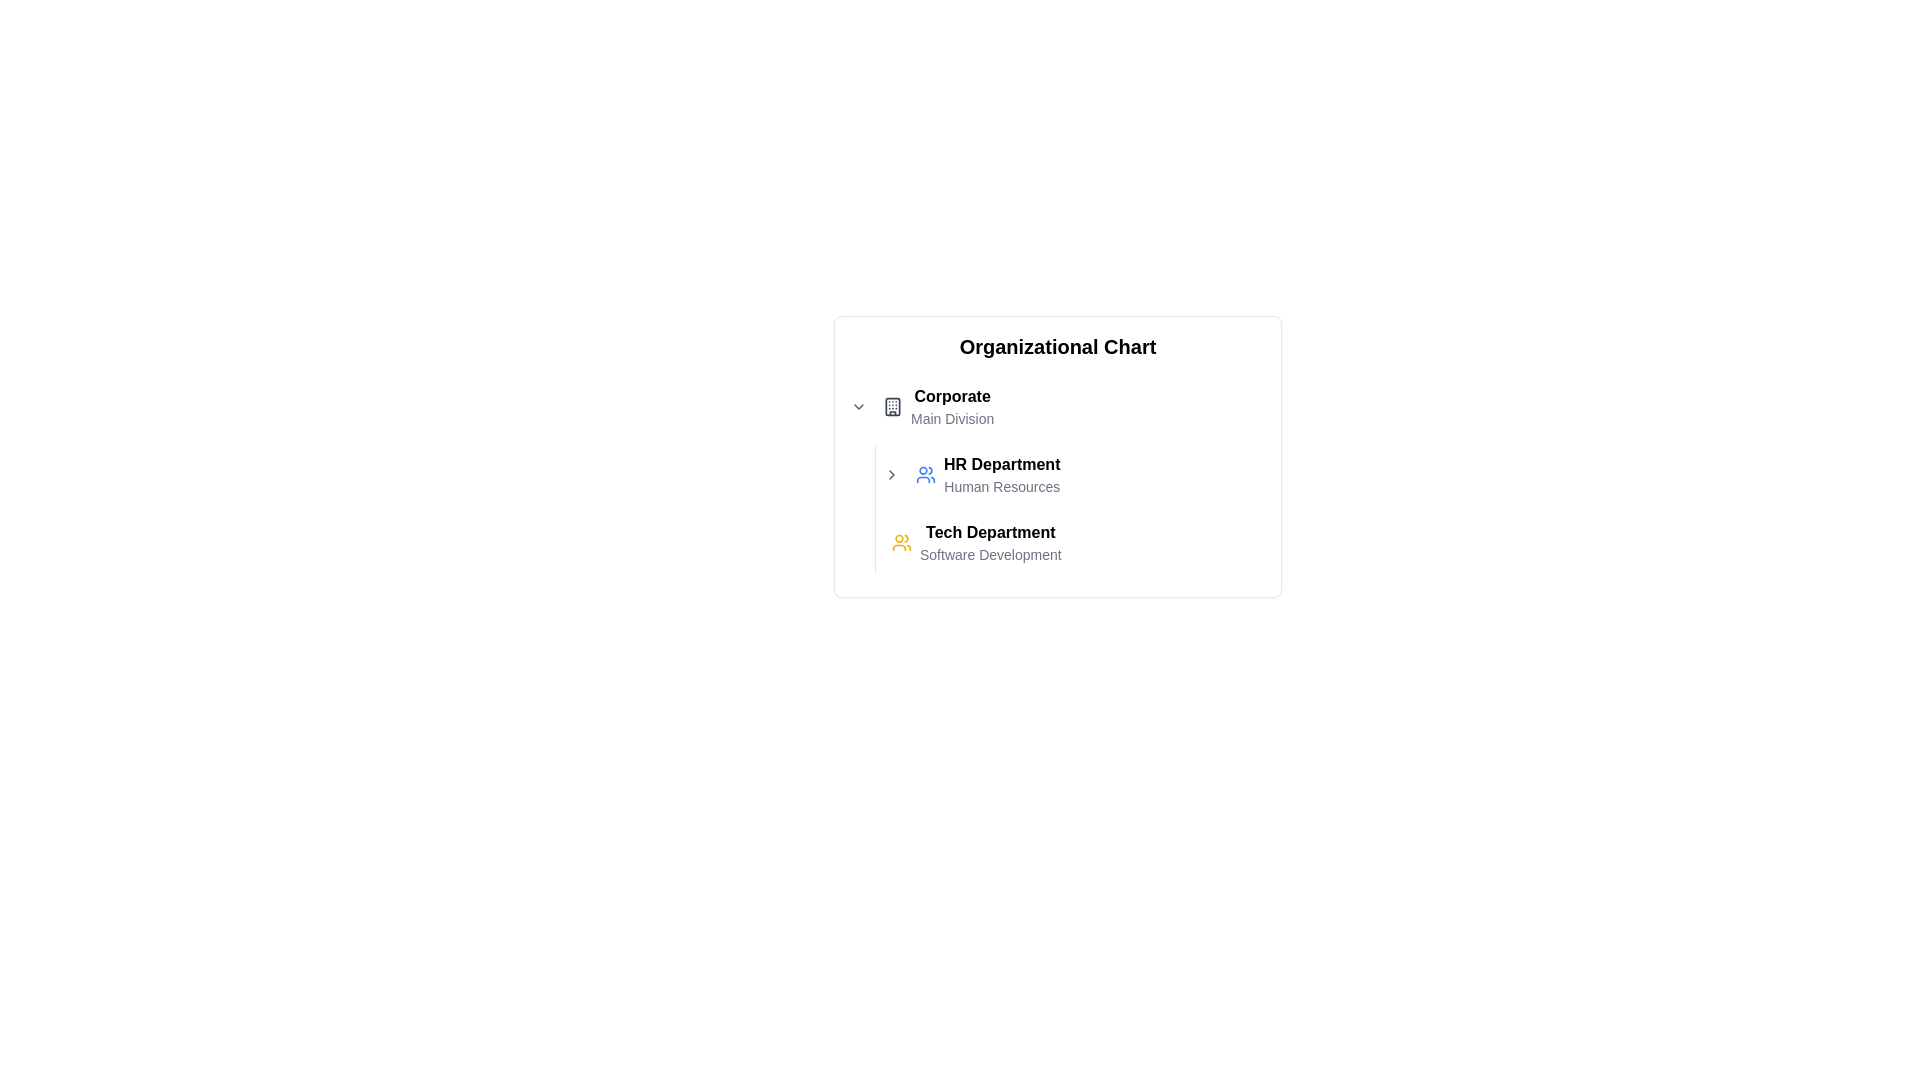 The image size is (1920, 1080). Describe the element at coordinates (901, 543) in the screenshot. I see `the small yellow icon resembling a group of people, located to the left of the 'Tech Department' text label` at that location.